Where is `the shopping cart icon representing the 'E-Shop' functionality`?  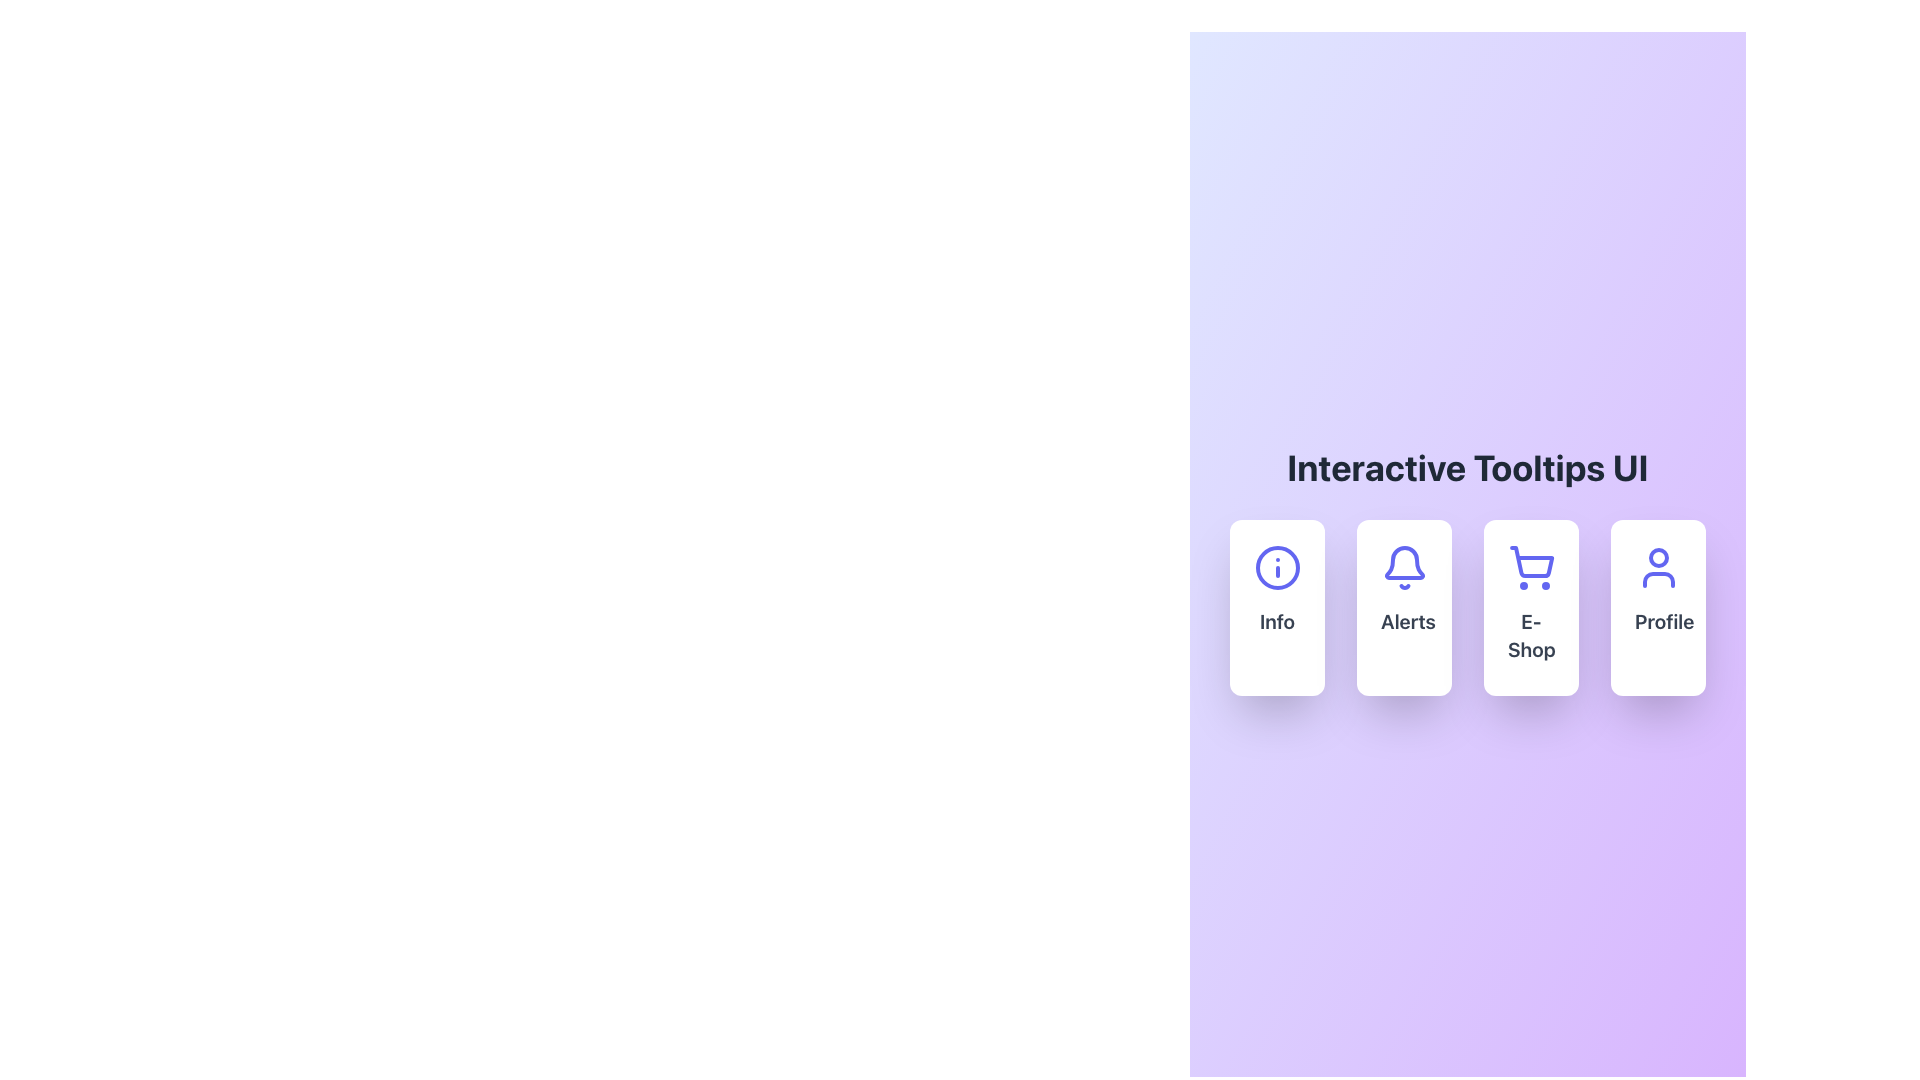 the shopping cart icon representing the 'E-Shop' functionality is located at coordinates (1530, 567).